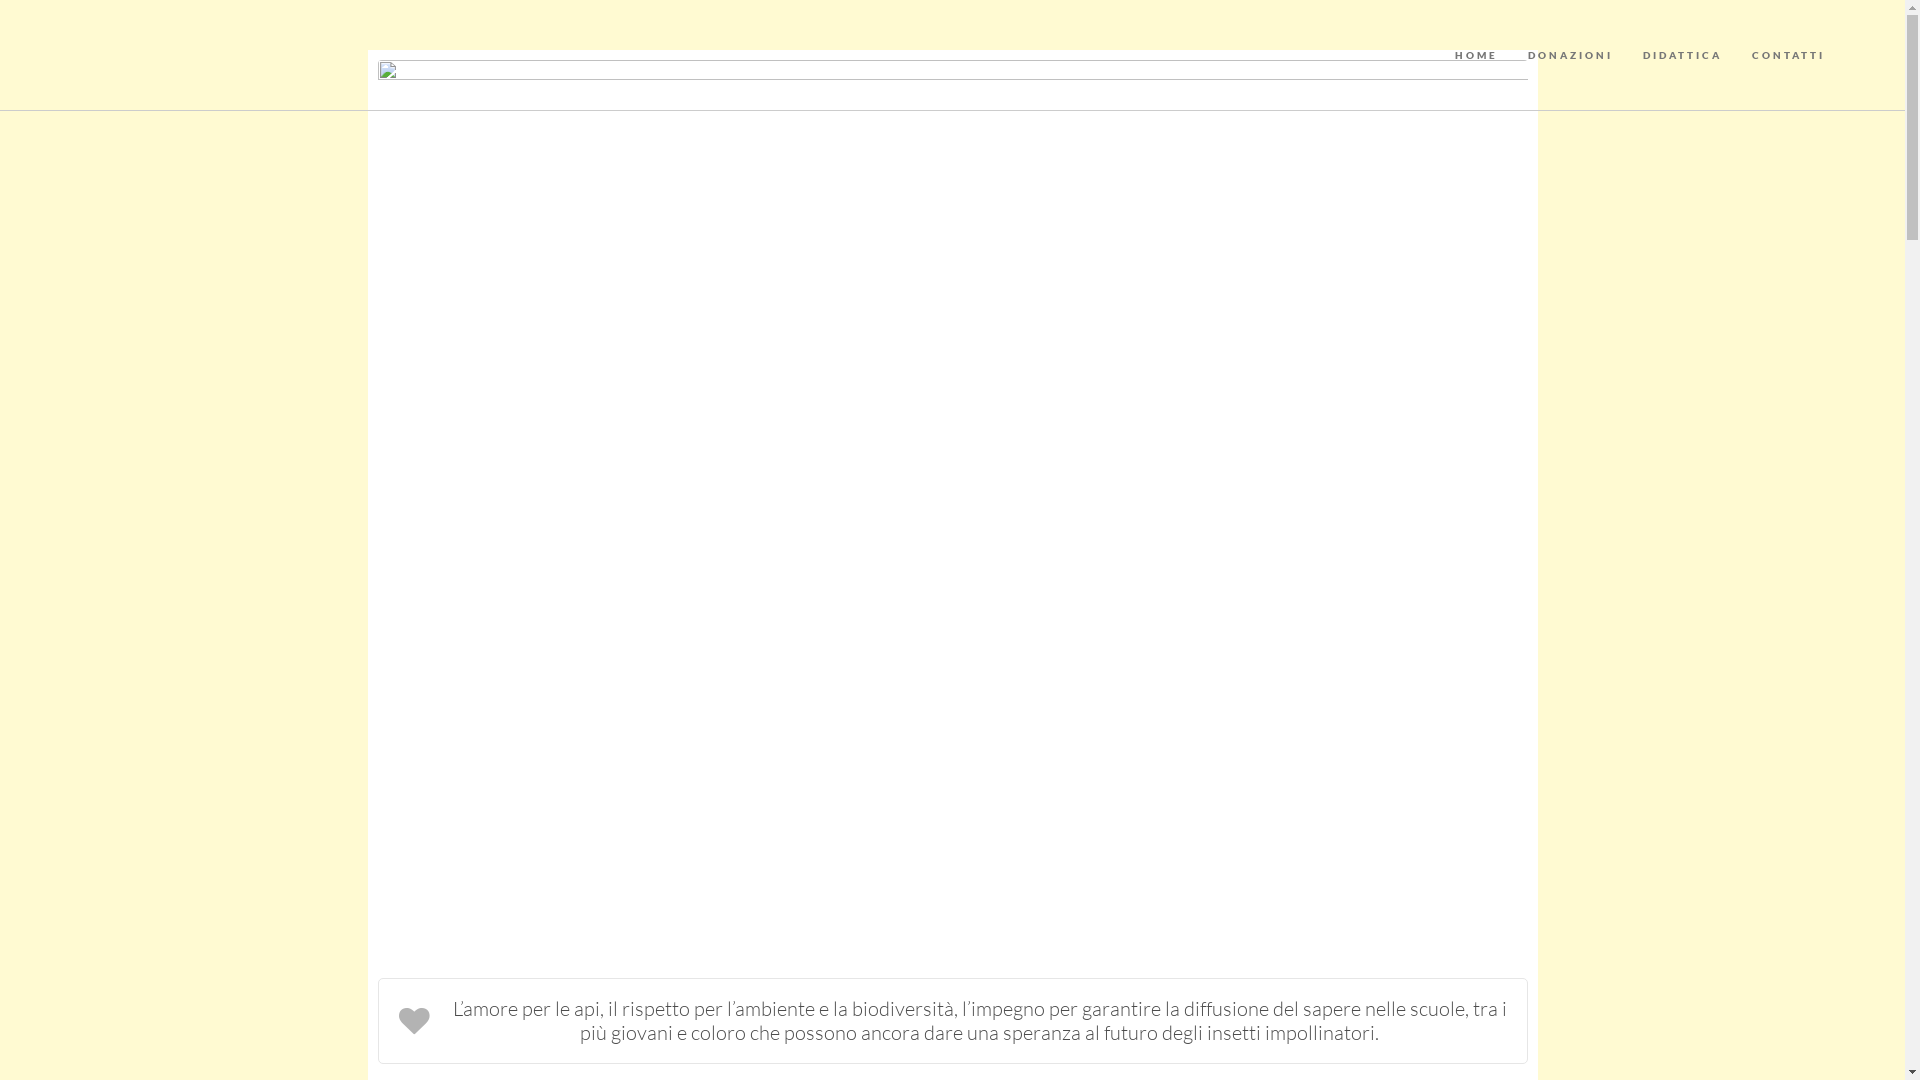 This screenshot has height=1080, width=1920. I want to click on 'CONTATTI', so click(1788, 53).